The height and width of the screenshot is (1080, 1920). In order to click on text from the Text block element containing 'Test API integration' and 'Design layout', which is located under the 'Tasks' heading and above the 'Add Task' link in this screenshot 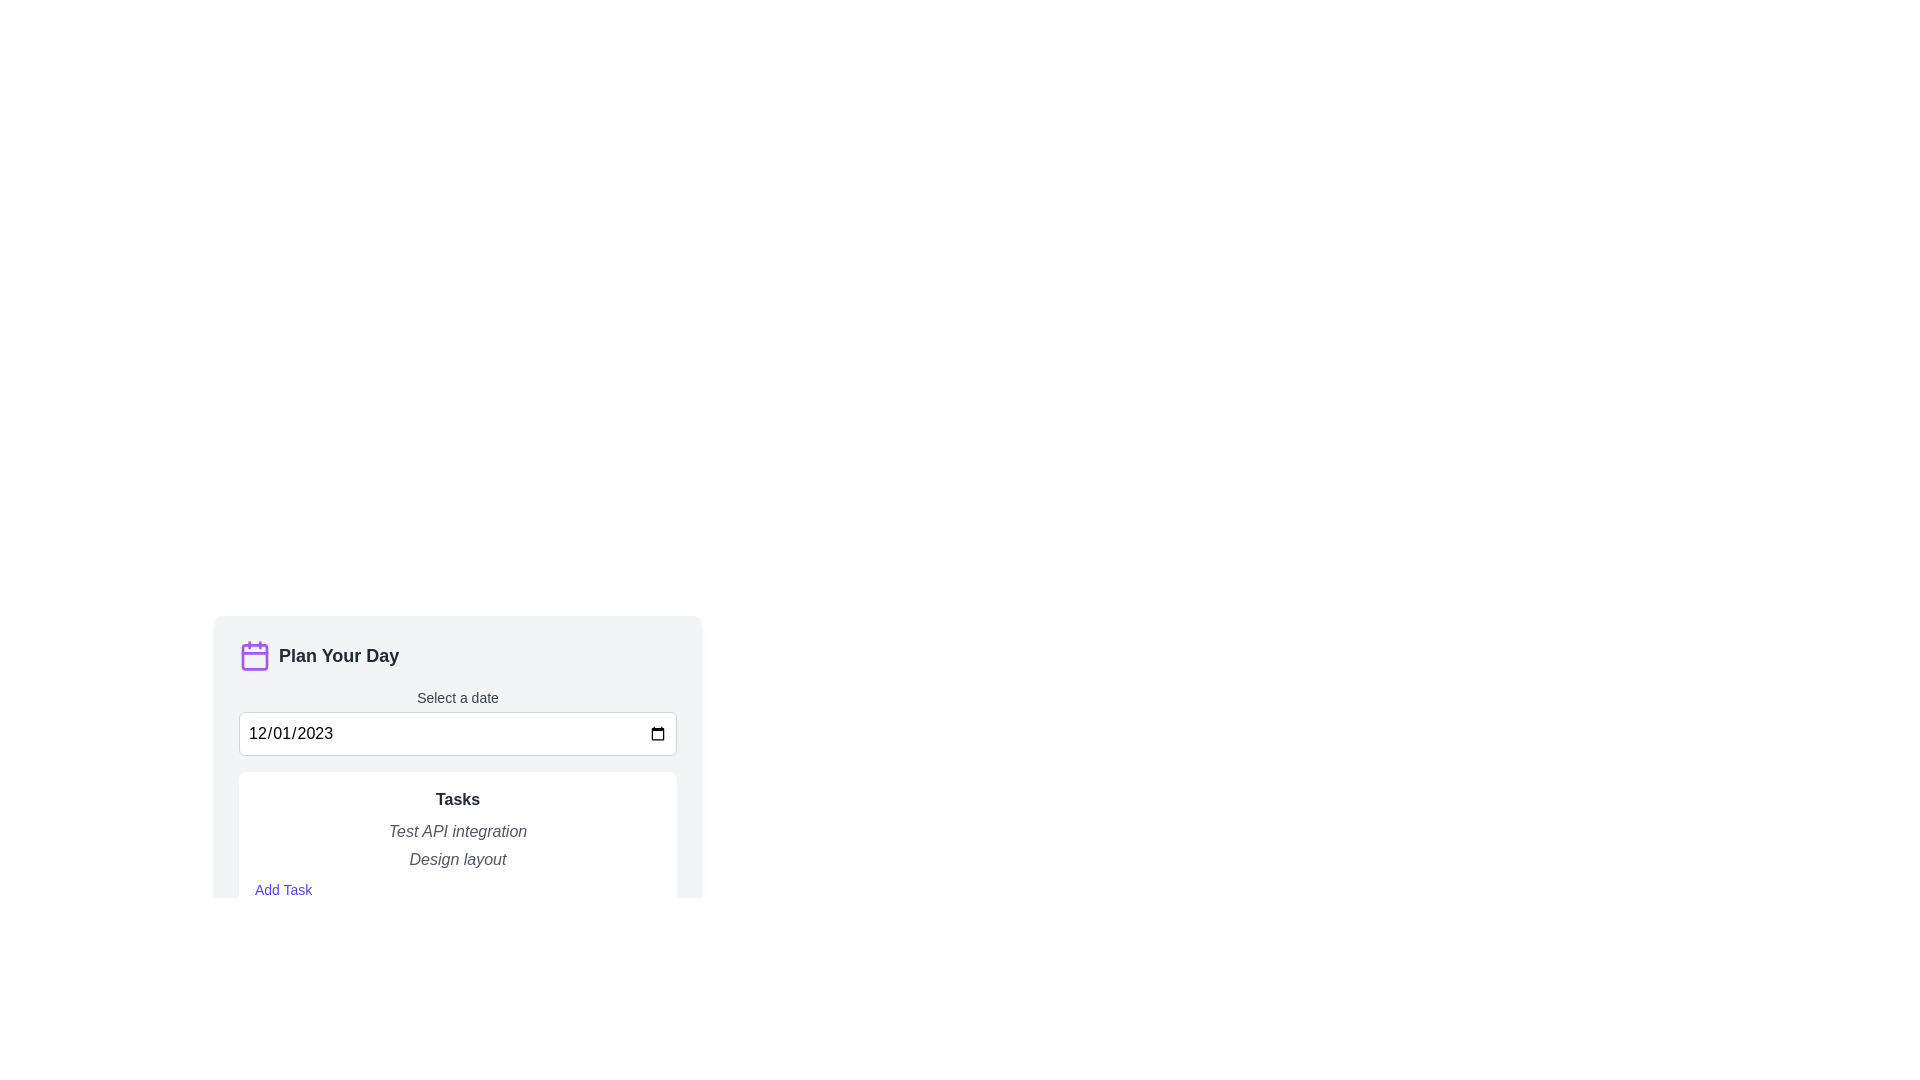, I will do `click(456, 845)`.